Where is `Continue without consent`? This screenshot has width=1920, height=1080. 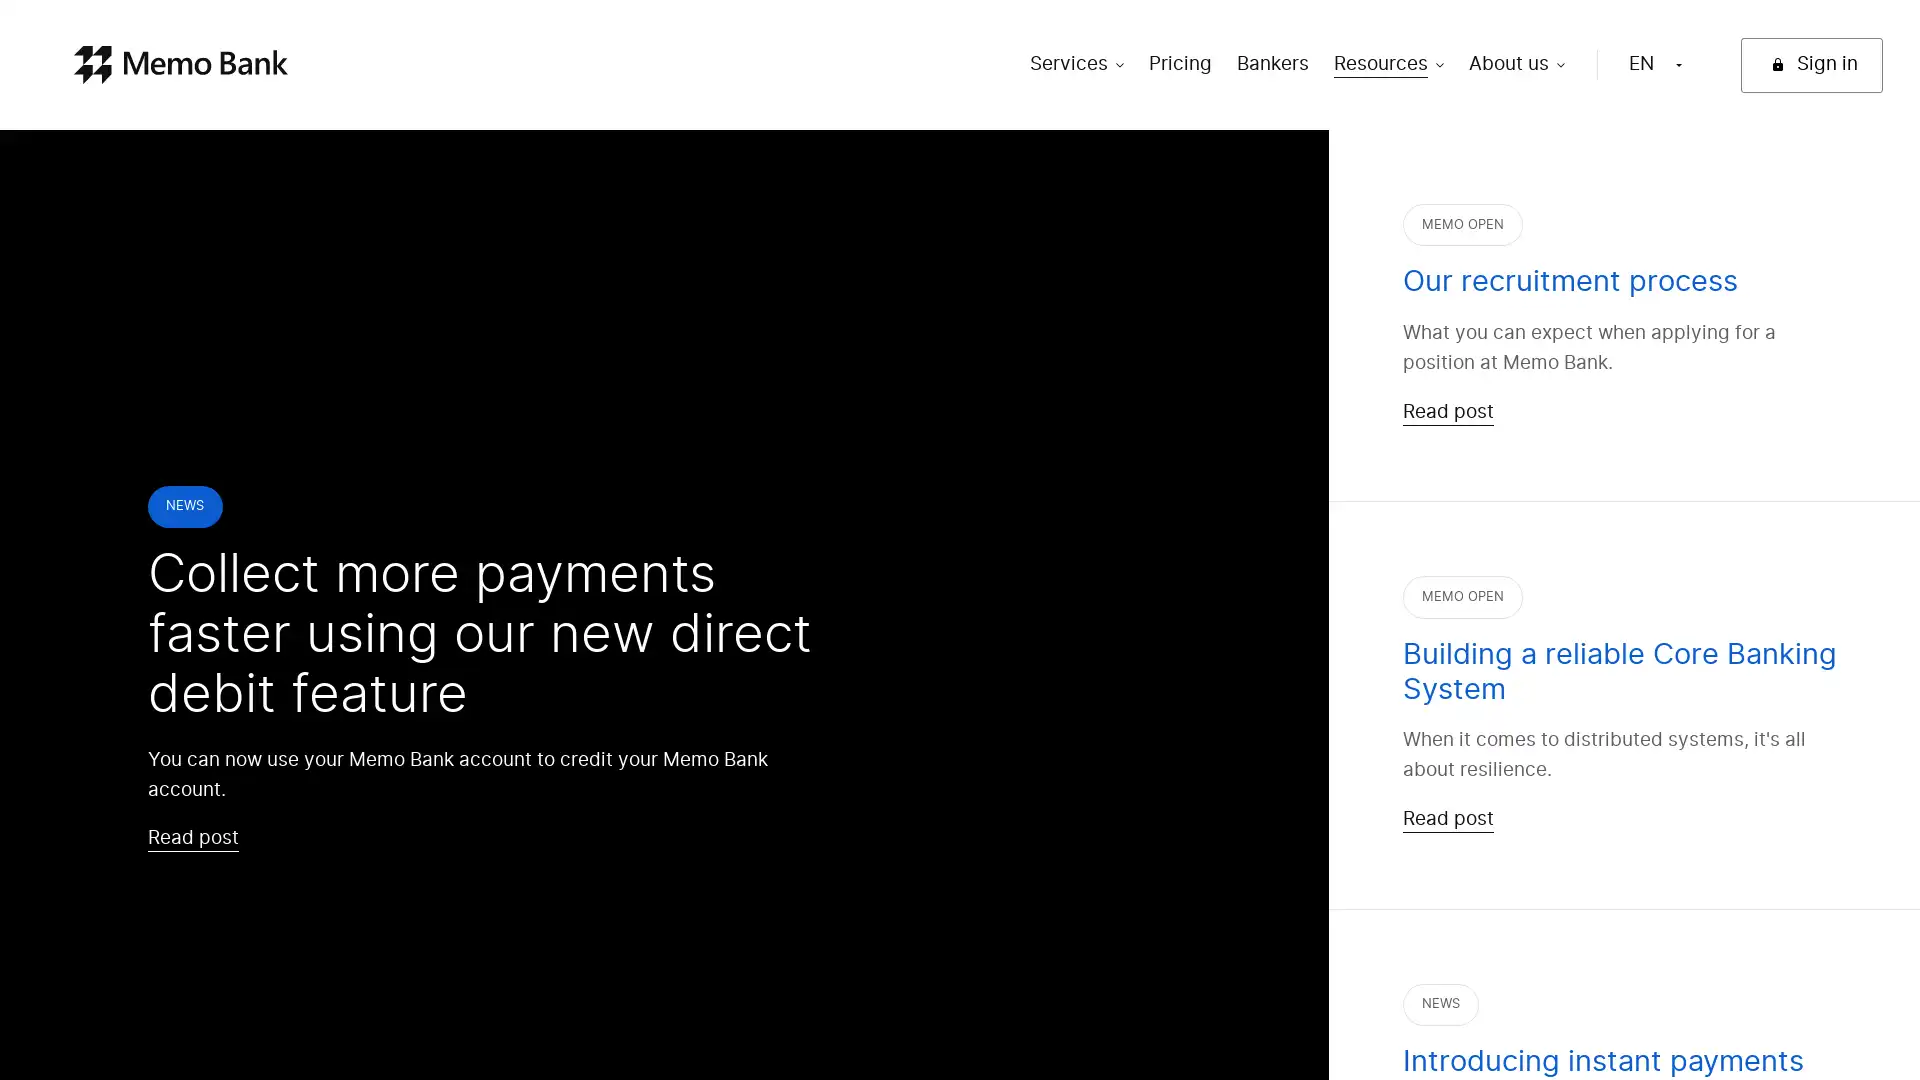 Continue without consent is located at coordinates (42, 1044).